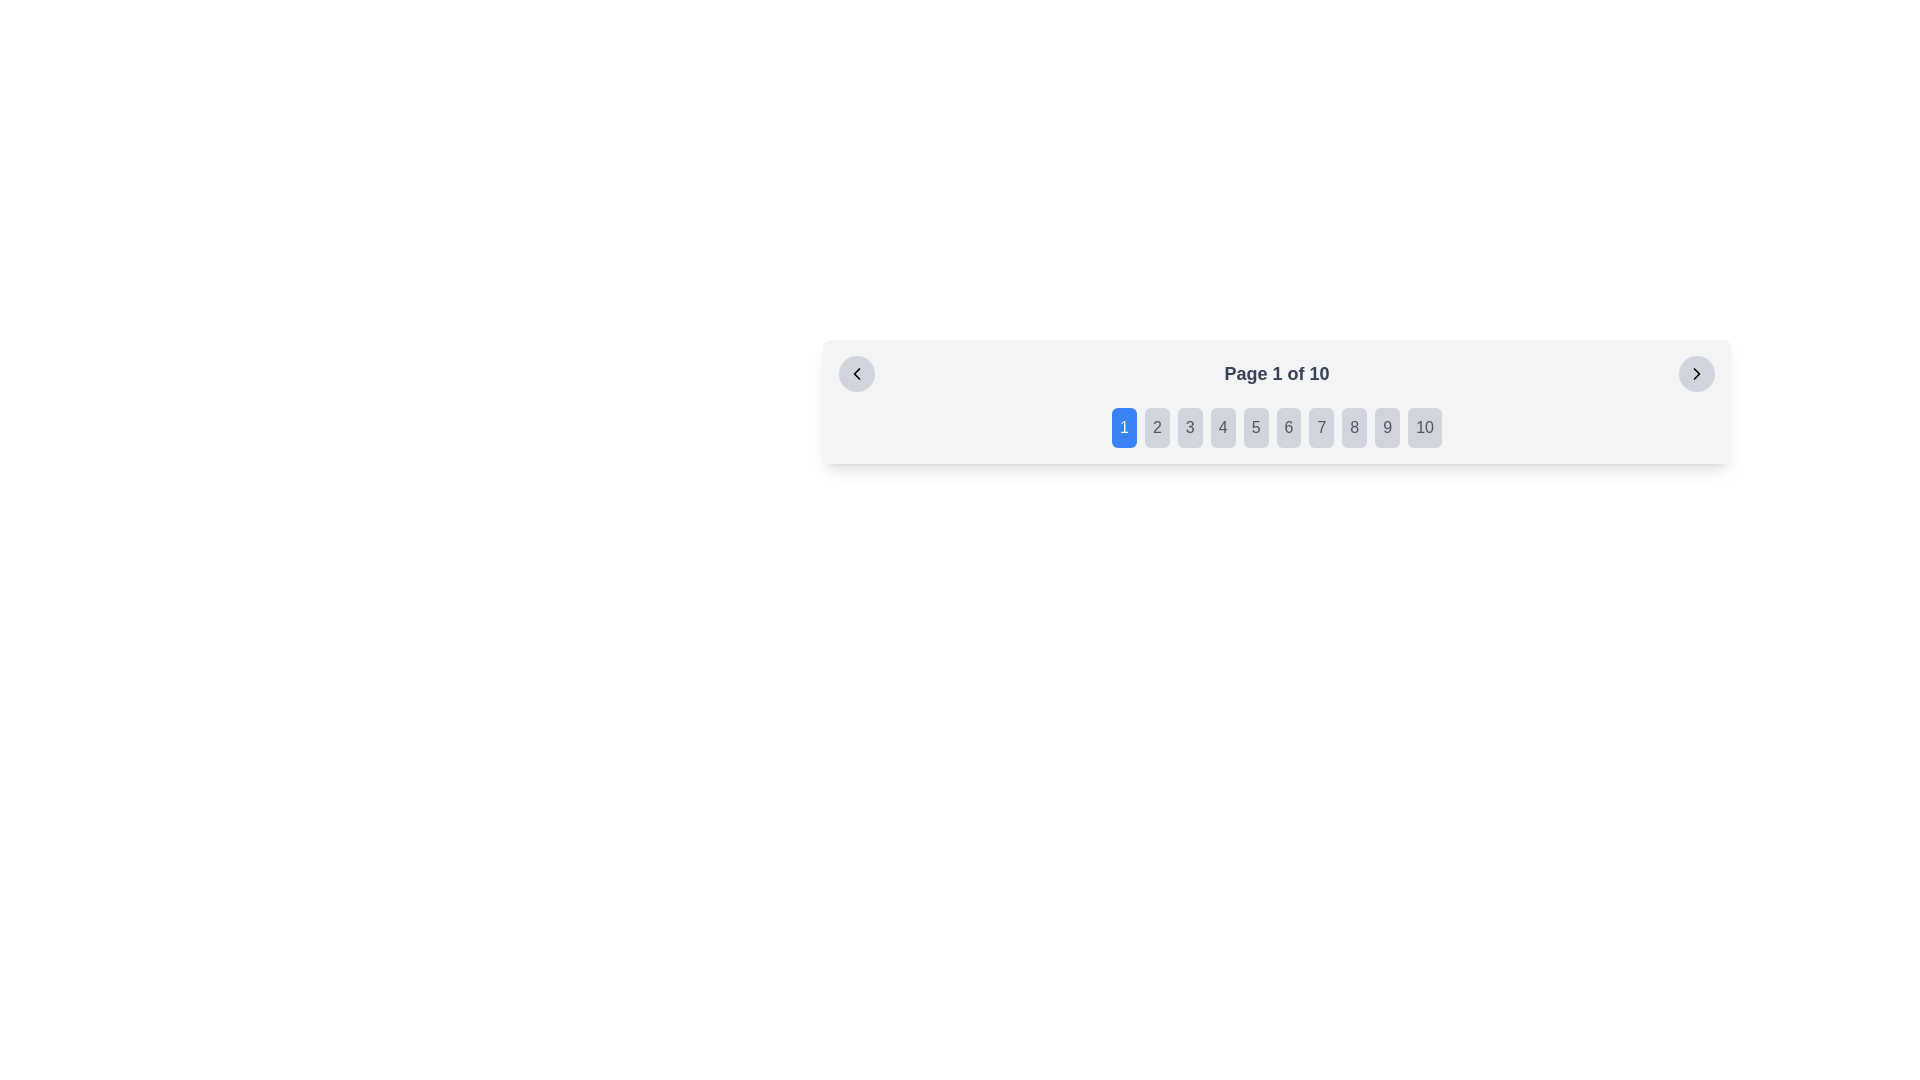 Image resolution: width=1920 pixels, height=1080 pixels. Describe the element at coordinates (1321, 427) in the screenshot. I see `the small rectangular button with rounded corners displaying the number '7'` at that location.